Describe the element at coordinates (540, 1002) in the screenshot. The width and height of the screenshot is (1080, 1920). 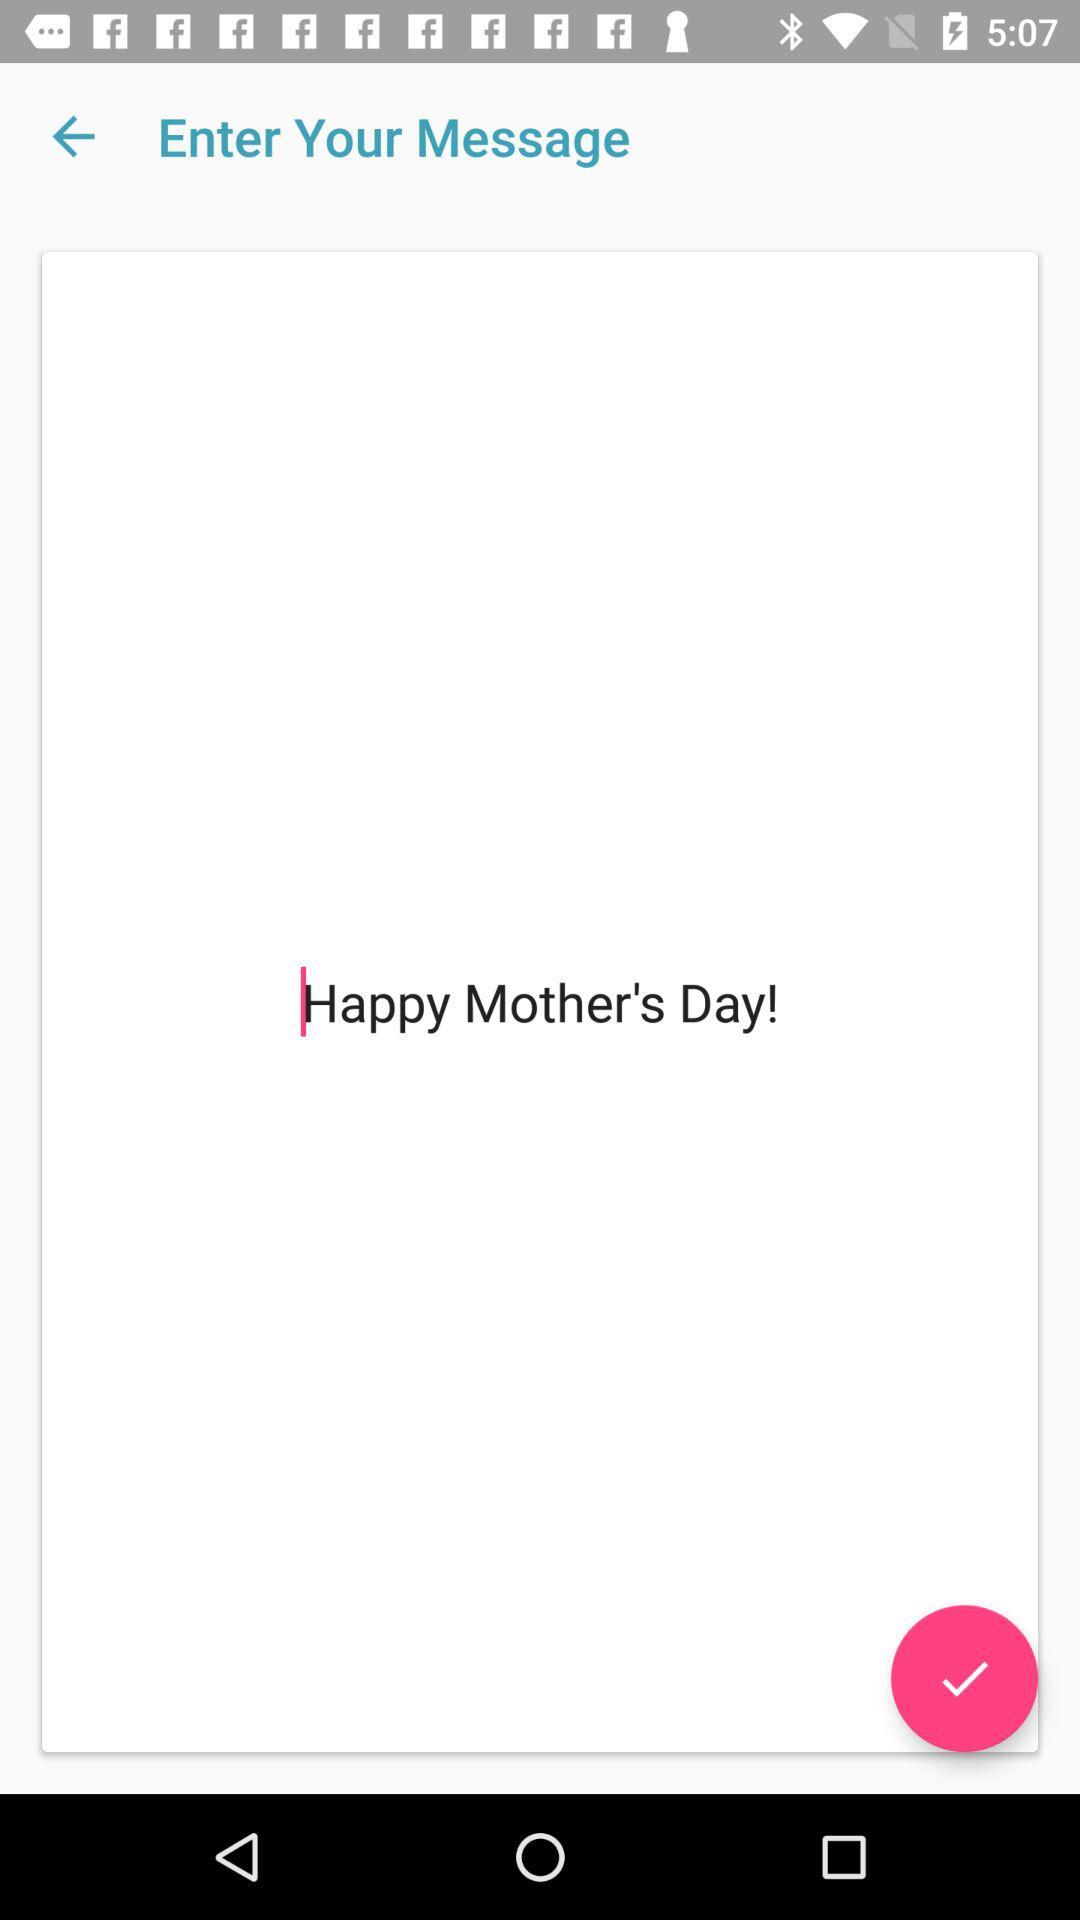
I see `the happy mother s at the center` at that location.